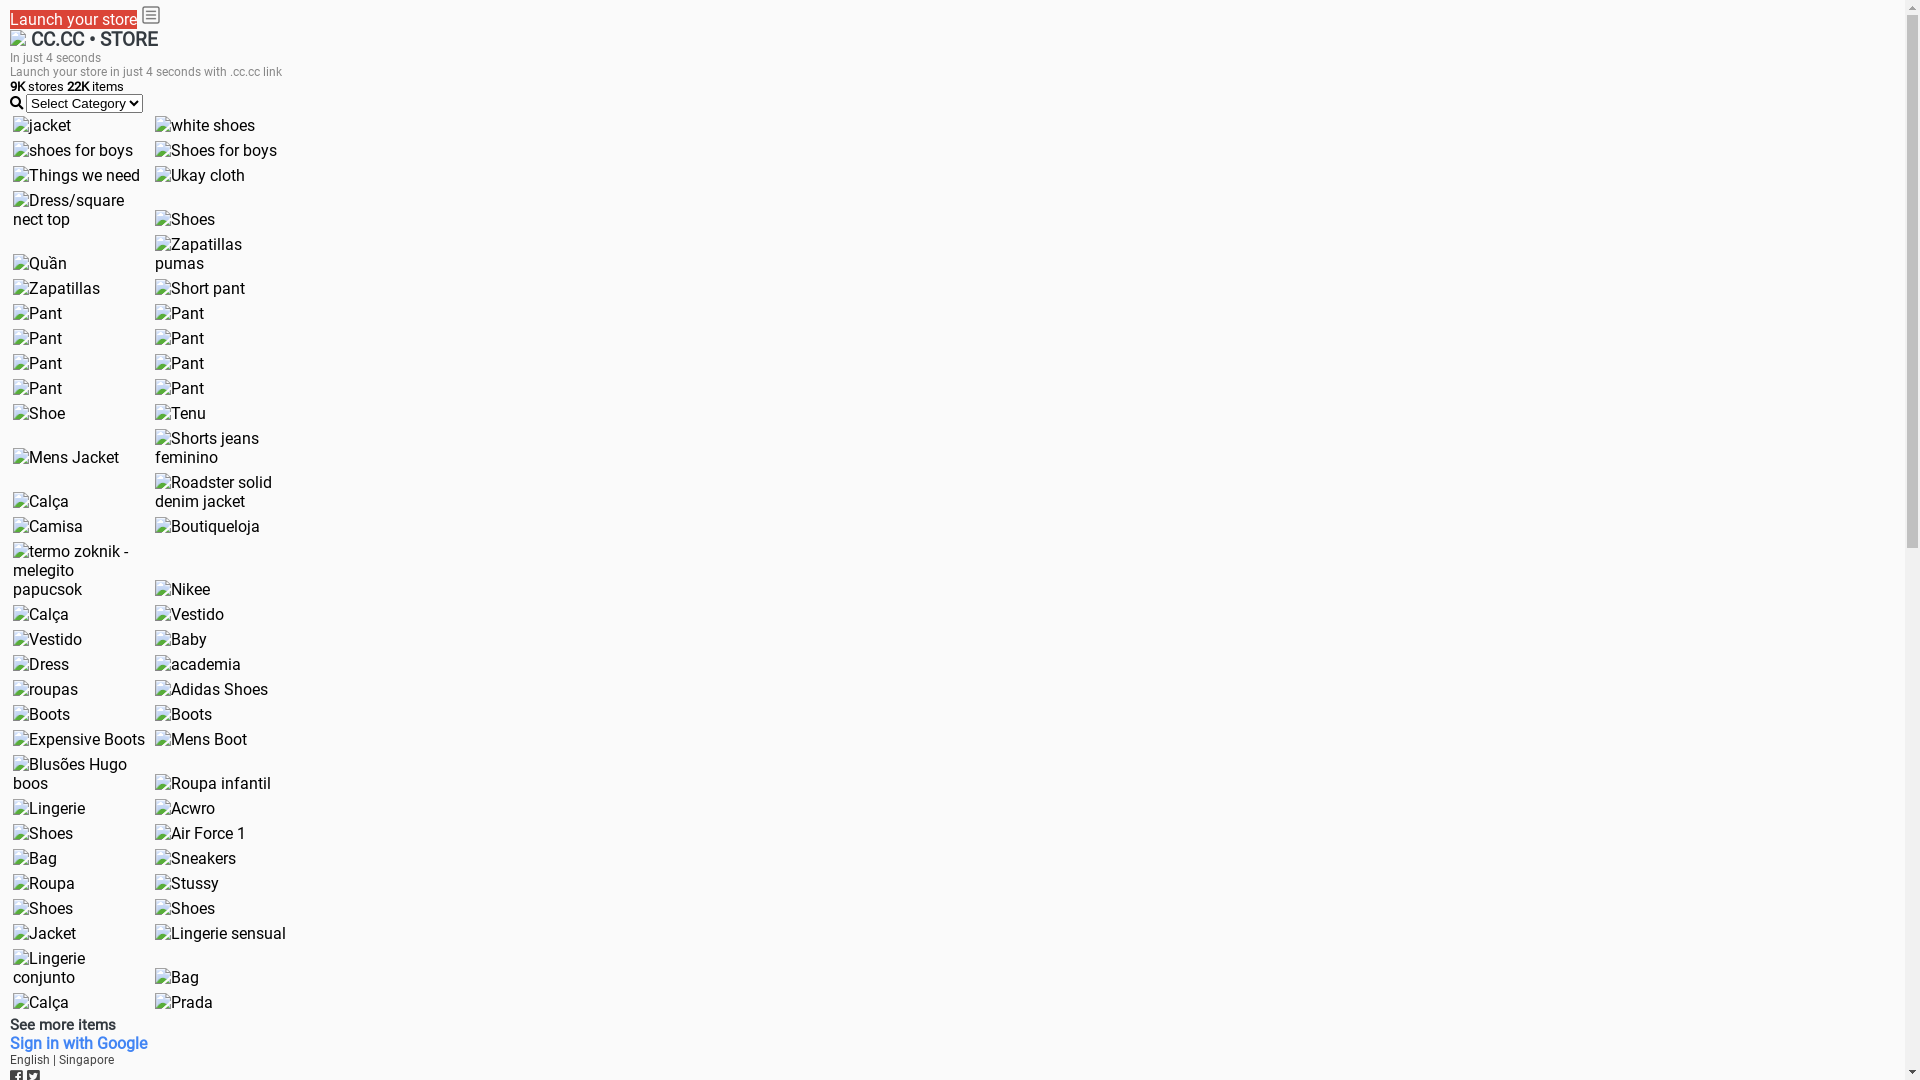  I want to click on 'Acwro', so click(185, 807).